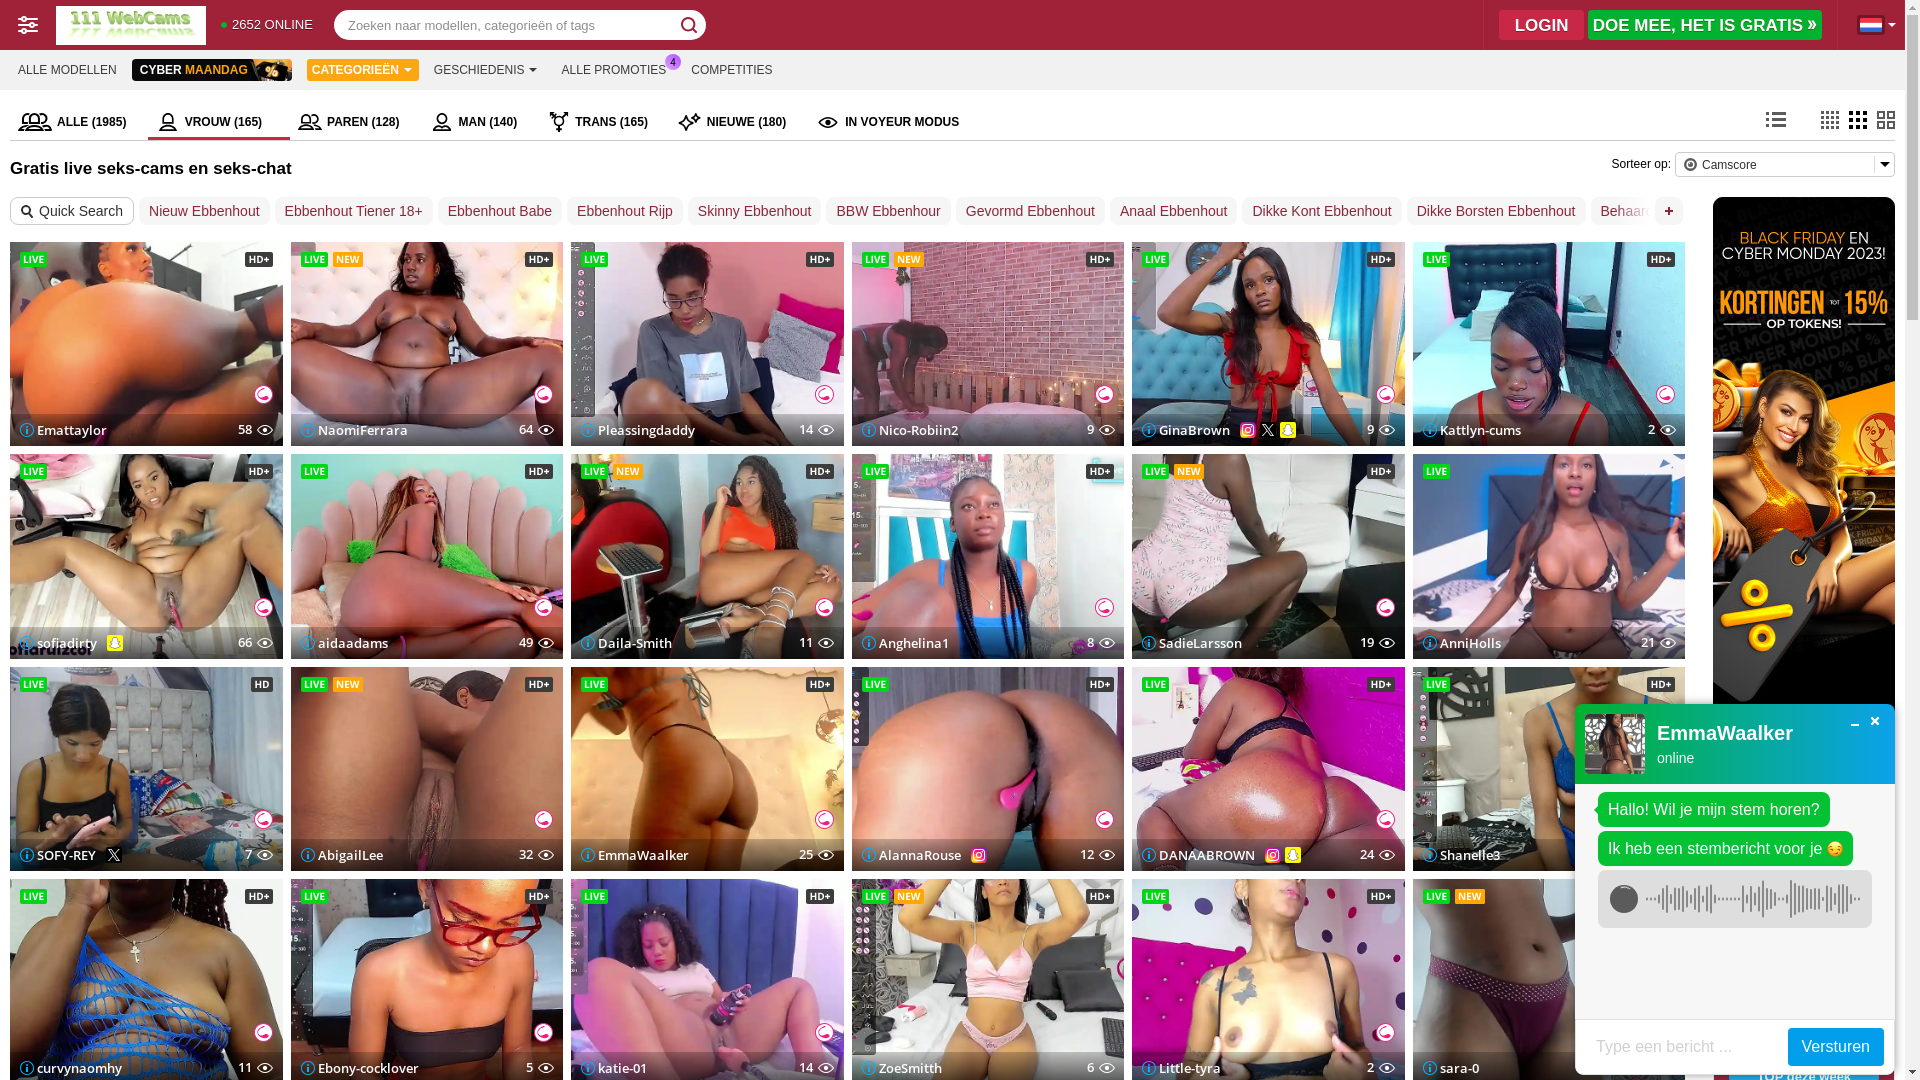  I want to click on 'Ebbenhout Tiener 18+', so click(273, 211).